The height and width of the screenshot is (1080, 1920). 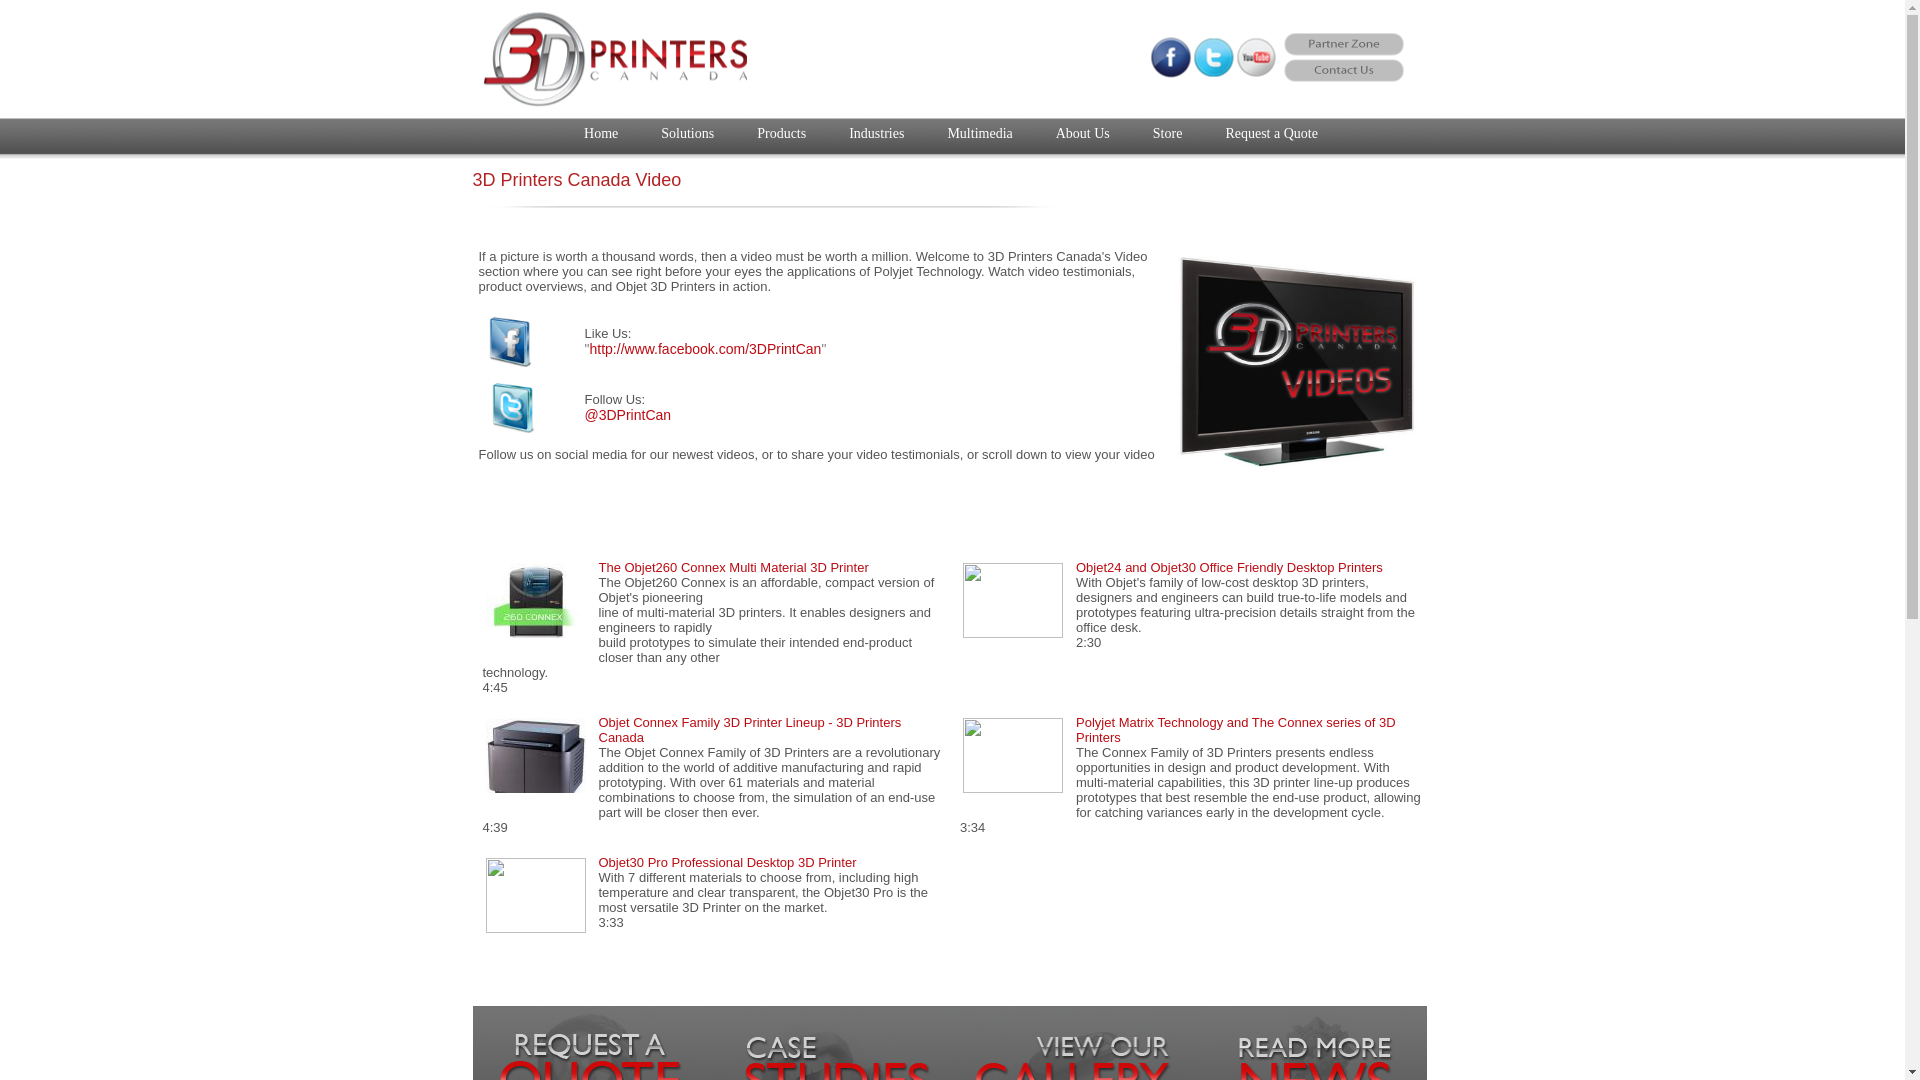 I want to click on '@3DPrintCan', so click(x=584, y=415).